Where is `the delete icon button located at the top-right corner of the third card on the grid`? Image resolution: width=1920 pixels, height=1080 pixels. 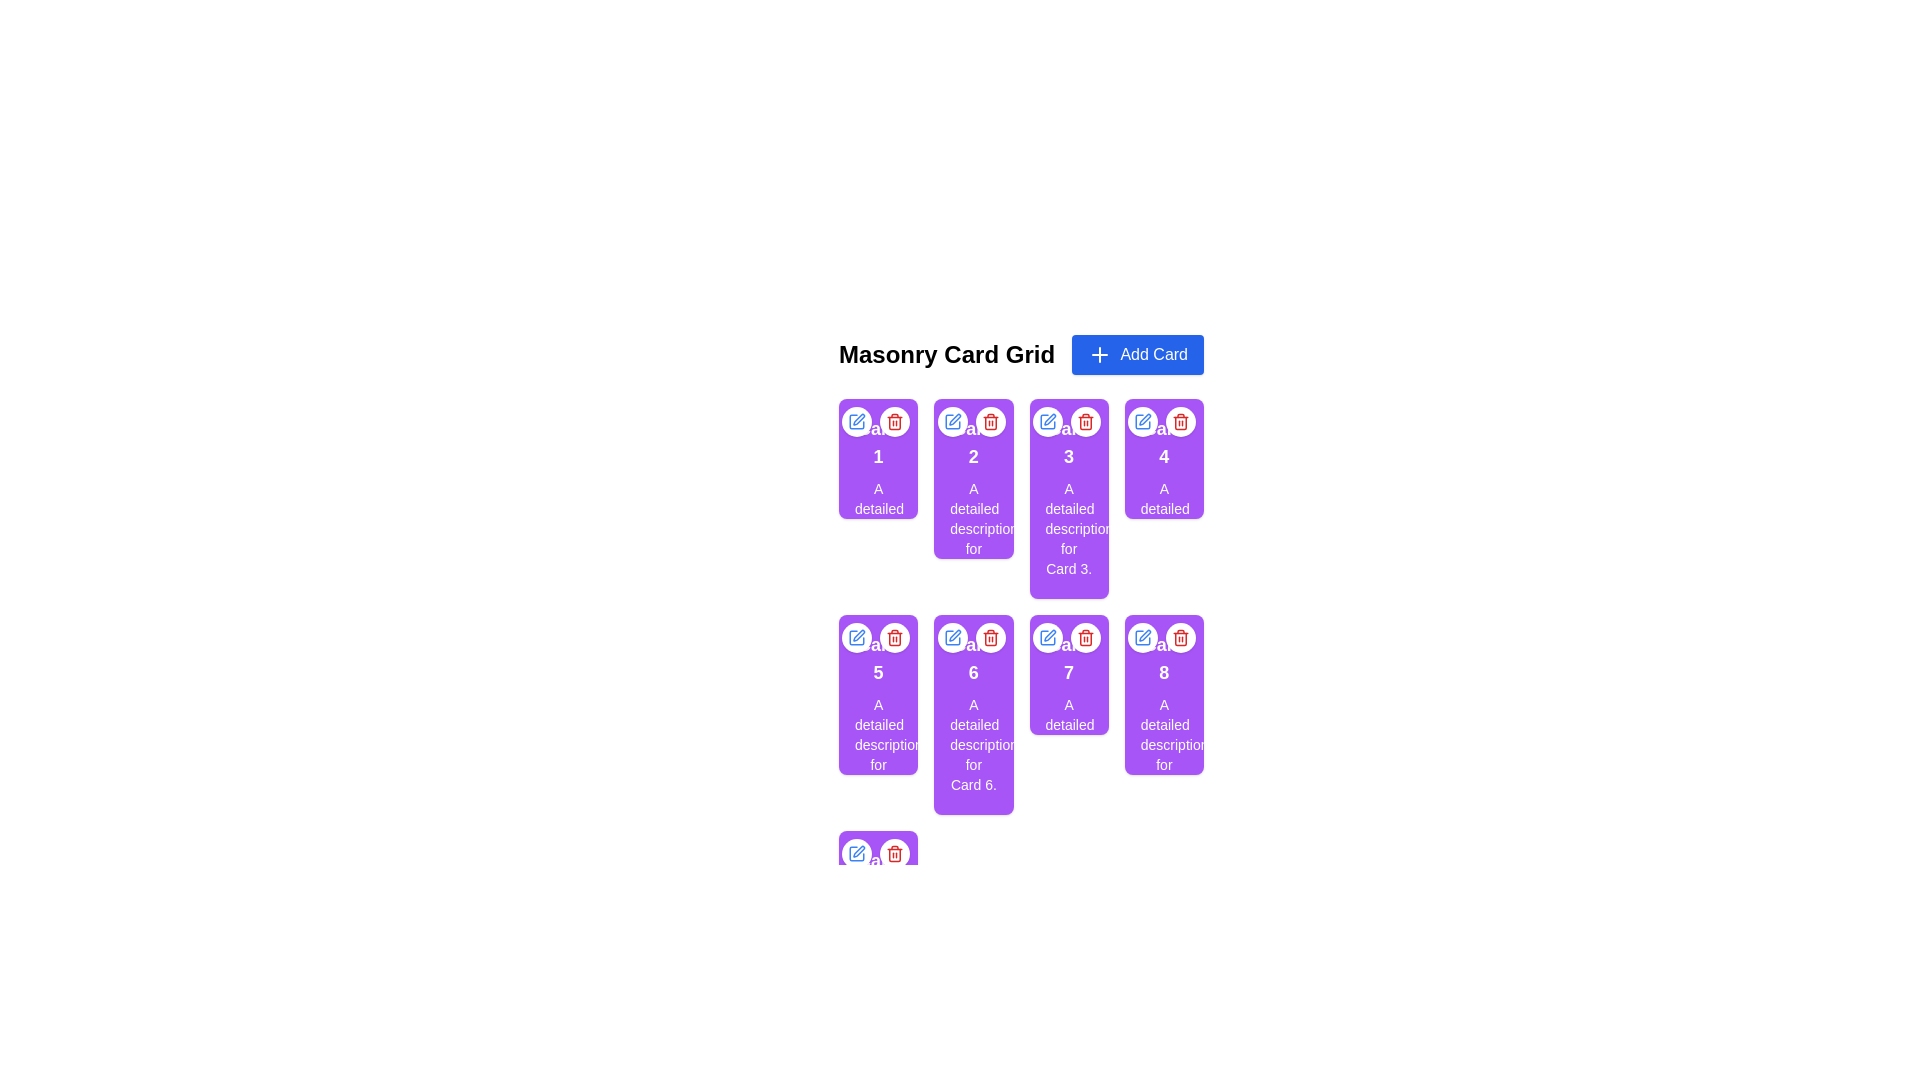
the delete icon button located at the top-right corner of the third card on the grid is located at coordinates (1084, 420).